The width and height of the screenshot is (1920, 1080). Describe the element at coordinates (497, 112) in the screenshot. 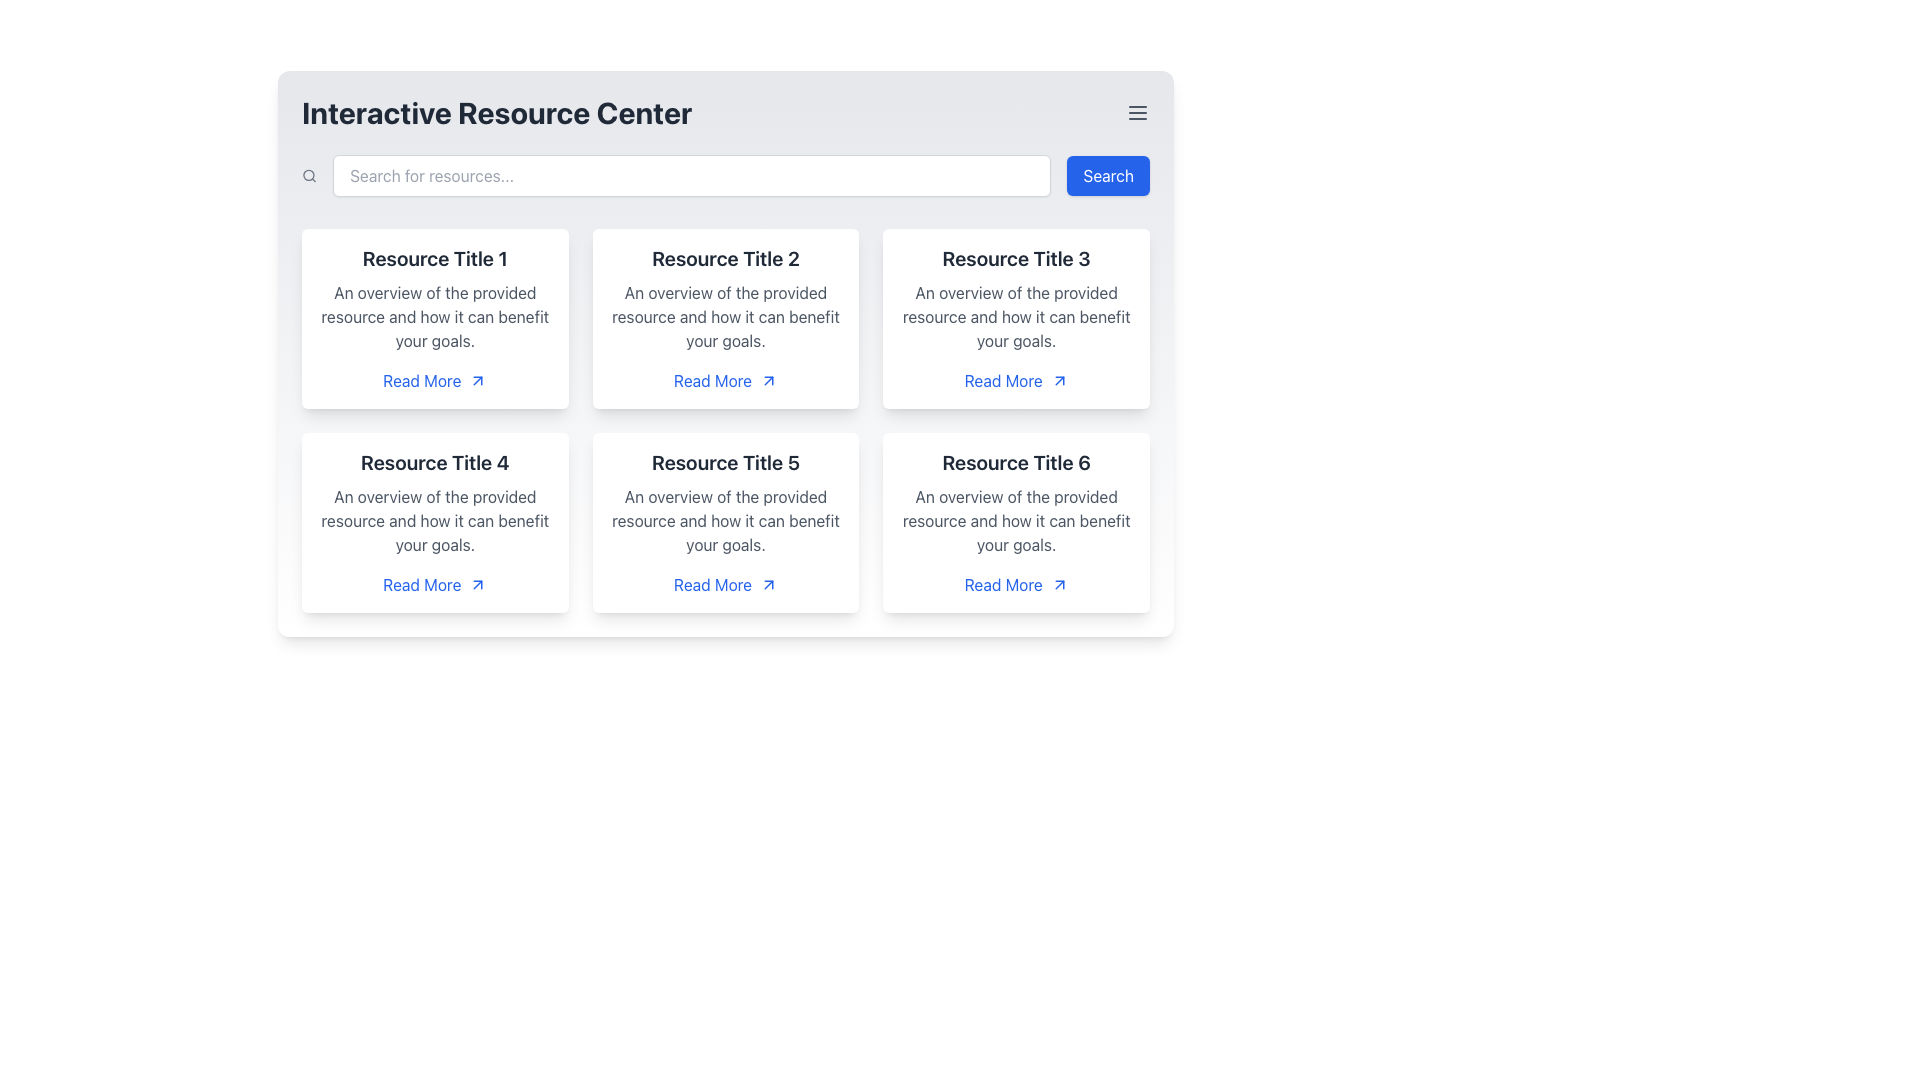

I see `the title text element located in the header section on the left` at that location.